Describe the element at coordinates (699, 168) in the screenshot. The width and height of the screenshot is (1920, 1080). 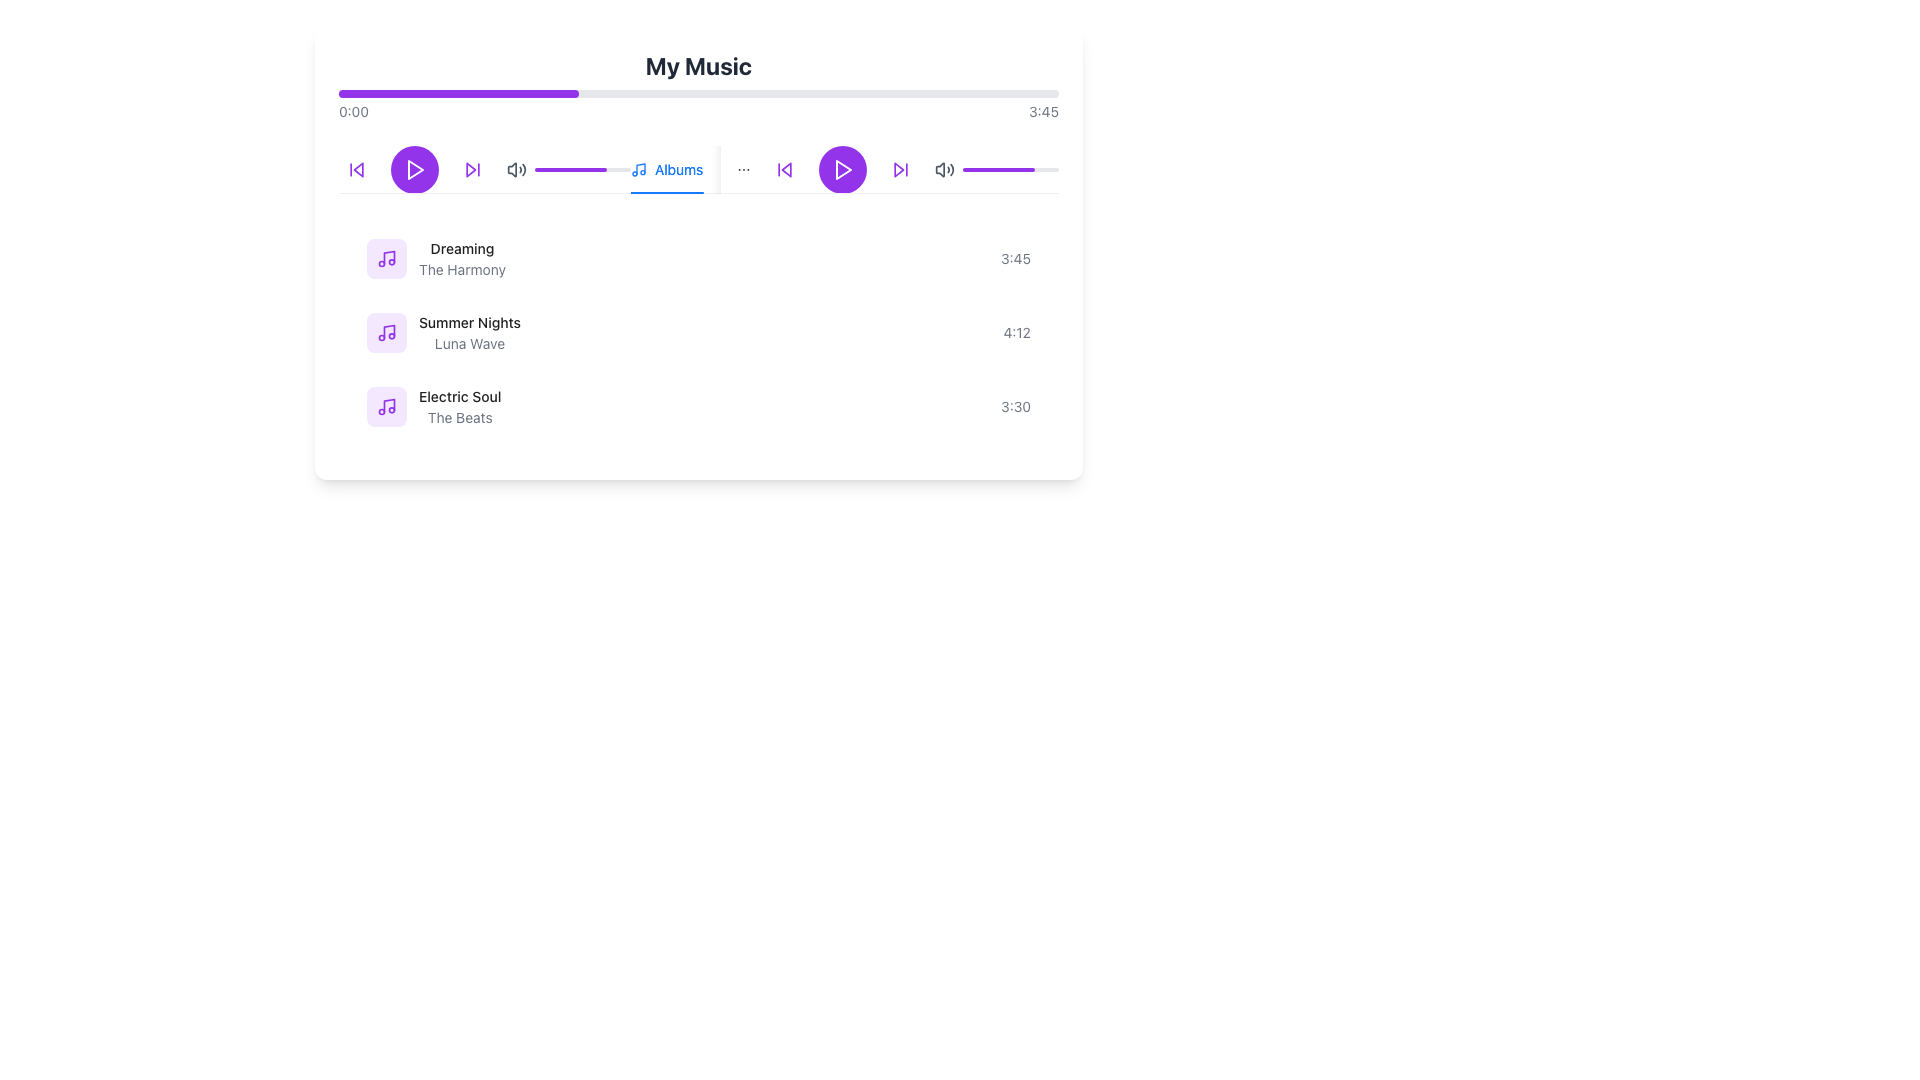
I see `the horizontal tab navigation located below the progress bar and above the playlist content` at that location.